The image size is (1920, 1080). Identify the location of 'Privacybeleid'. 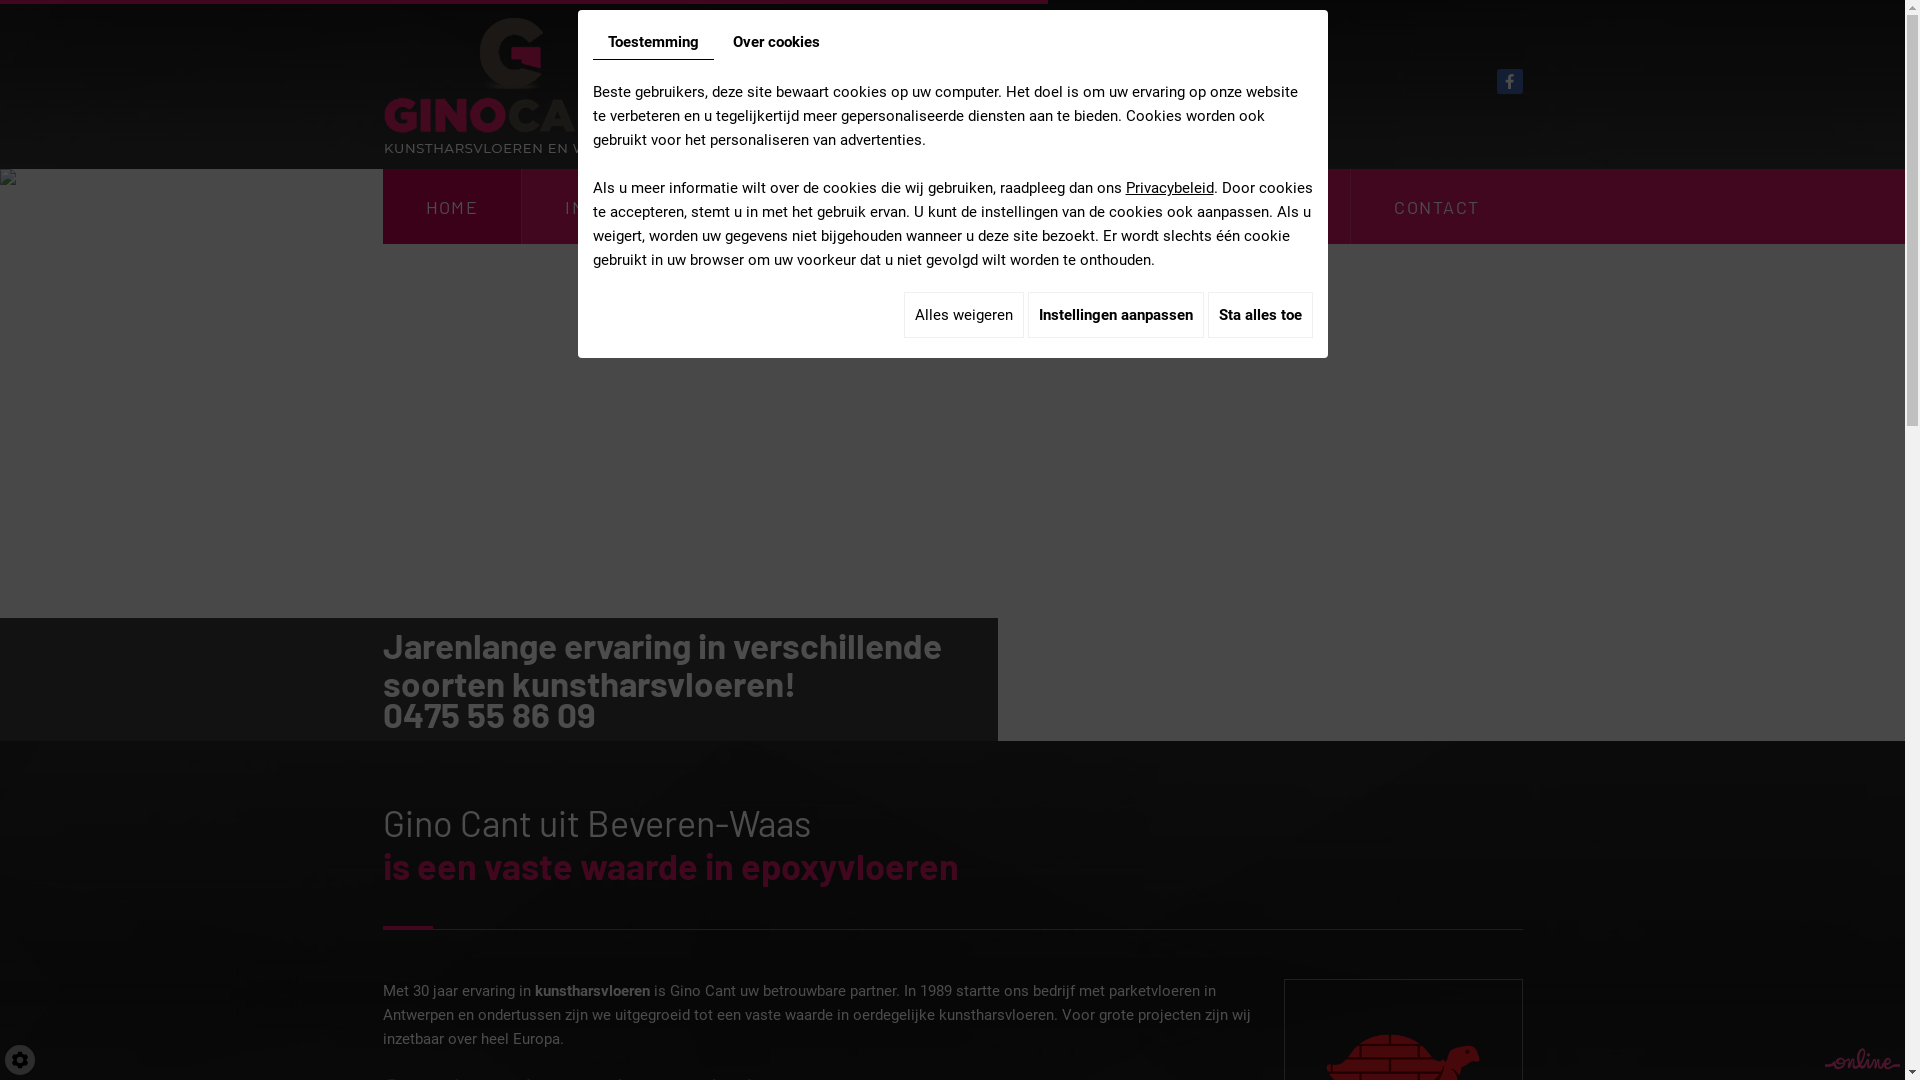
(1170, 188).